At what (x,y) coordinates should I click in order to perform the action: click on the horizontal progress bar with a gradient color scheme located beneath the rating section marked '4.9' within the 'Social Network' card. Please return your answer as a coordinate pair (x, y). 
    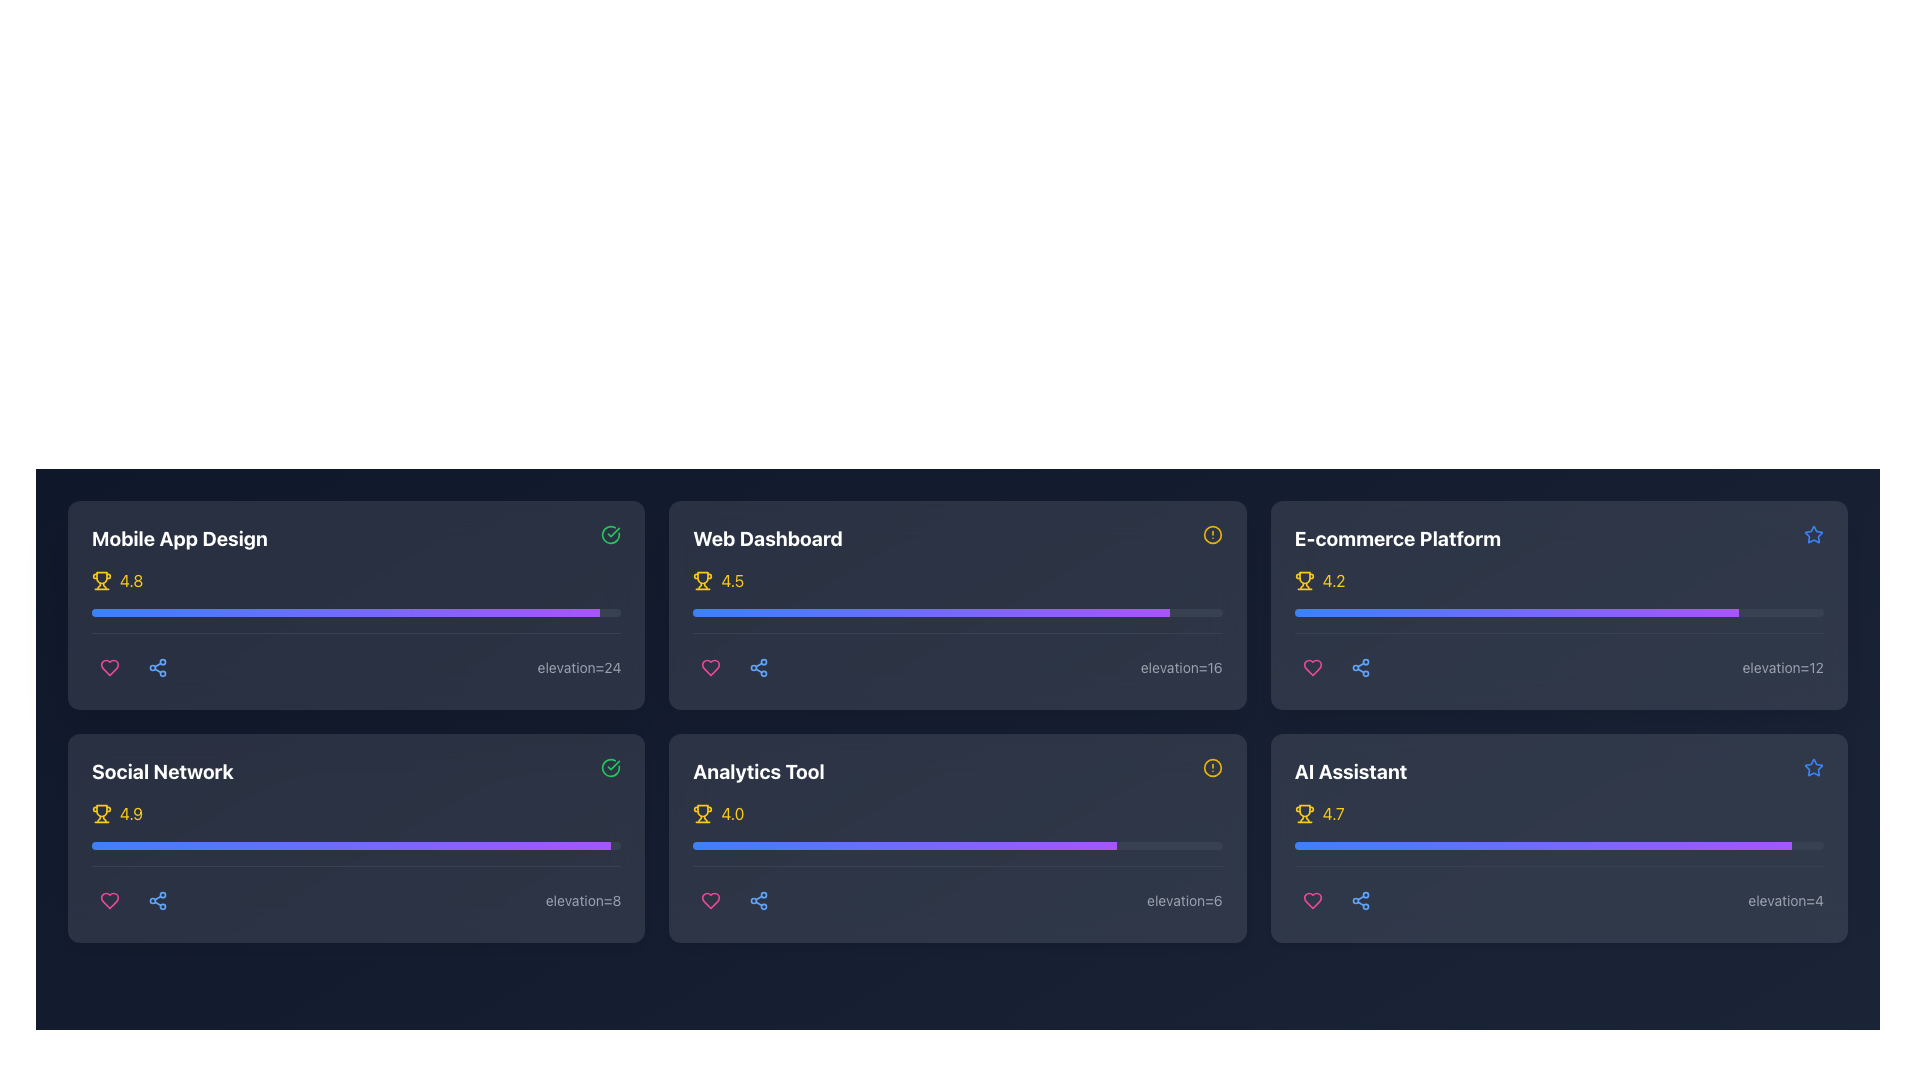
    Looking at the image, I should click on (356, 845).